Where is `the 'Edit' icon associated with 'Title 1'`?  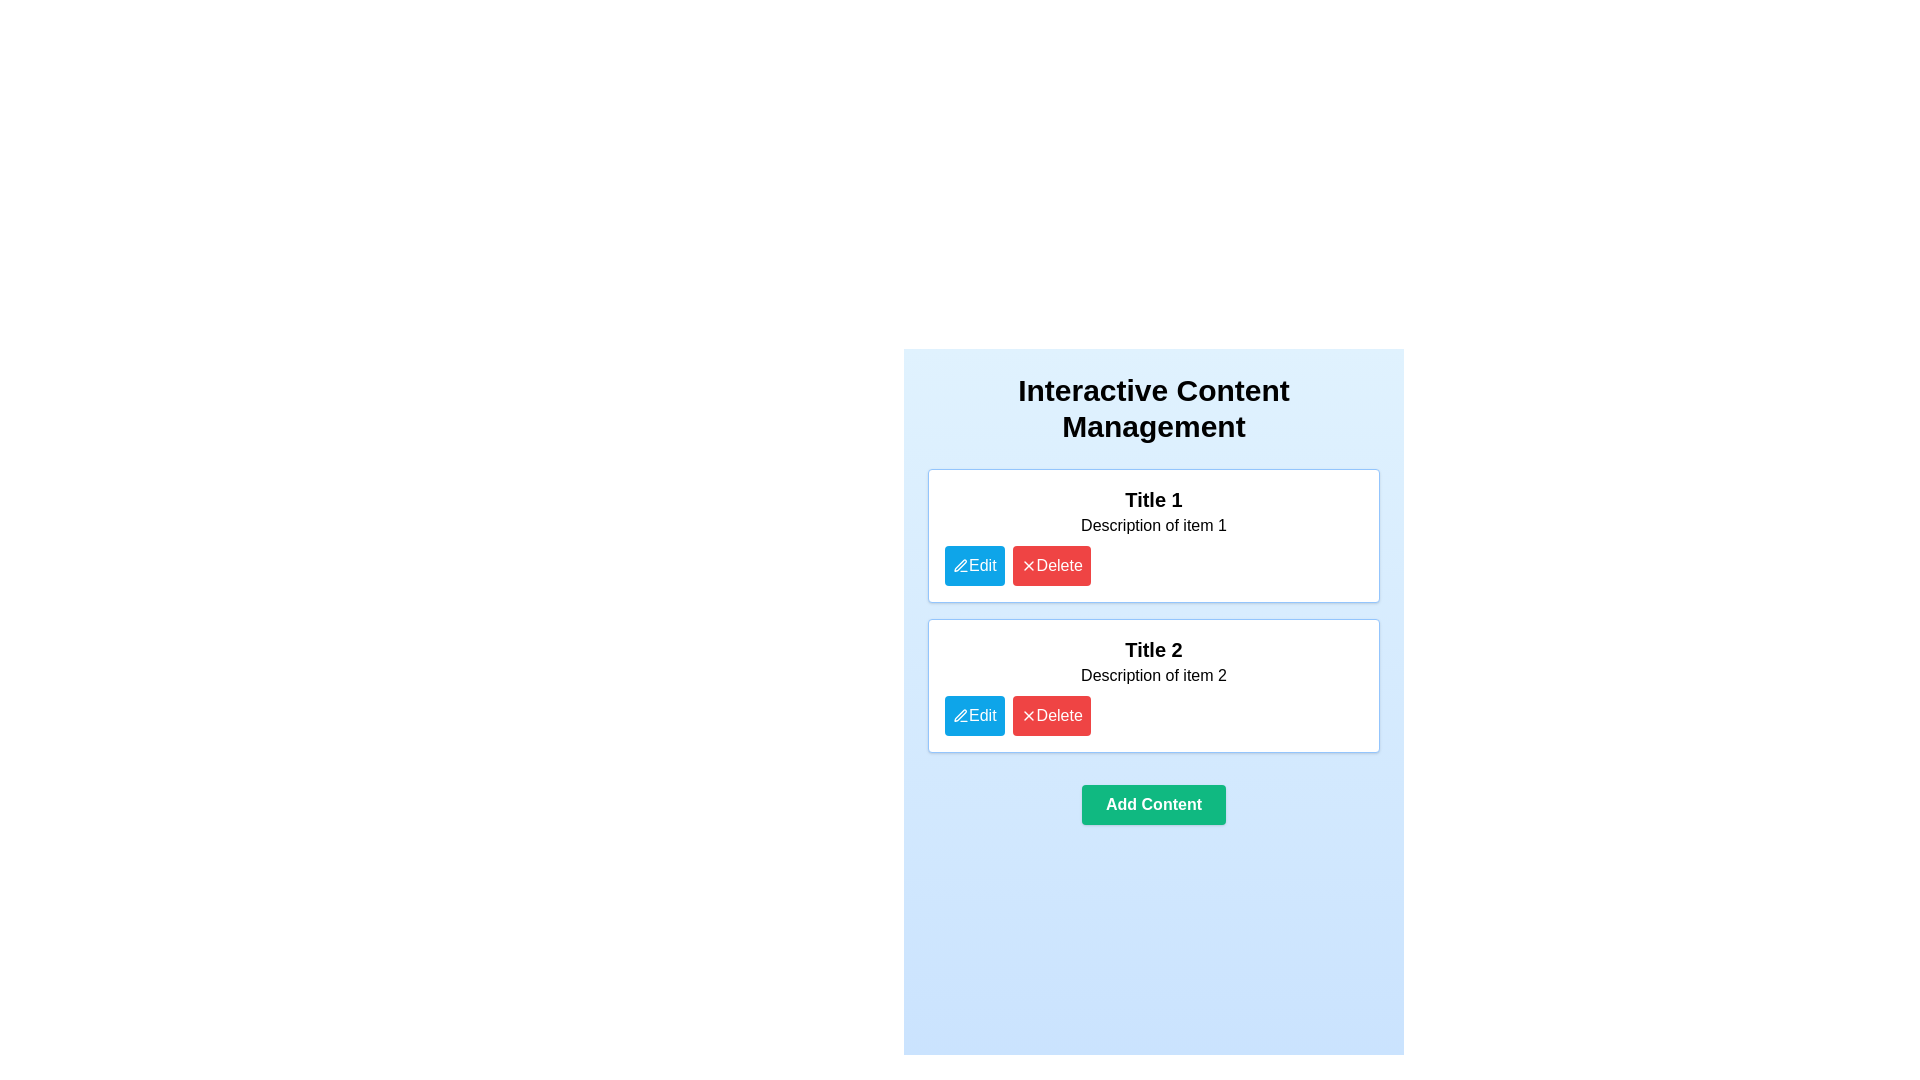 the 'Edit' icon associated with 'Title 1' is located at coordinates (960, 566).